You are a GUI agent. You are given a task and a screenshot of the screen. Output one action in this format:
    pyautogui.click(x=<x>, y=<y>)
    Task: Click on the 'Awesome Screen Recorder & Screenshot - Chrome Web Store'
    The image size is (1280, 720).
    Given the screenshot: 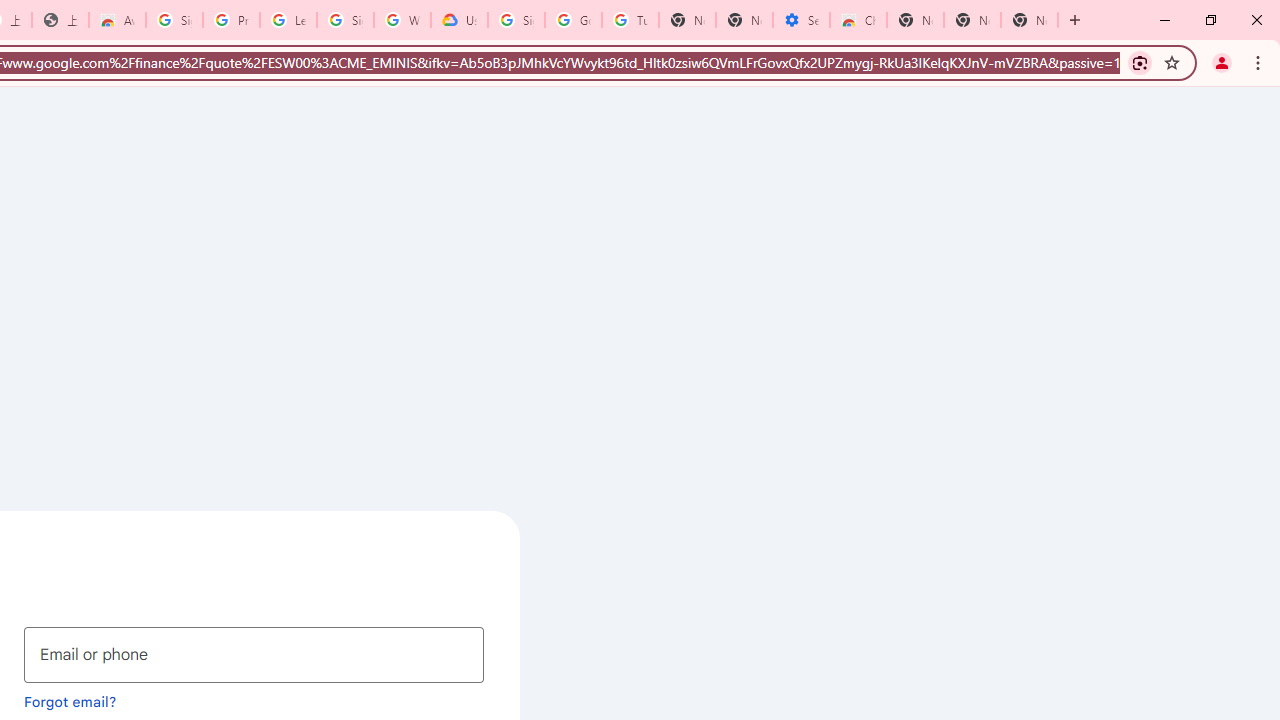 What is the action you would take?
    pyautogui.click(x=116, y=20)
    